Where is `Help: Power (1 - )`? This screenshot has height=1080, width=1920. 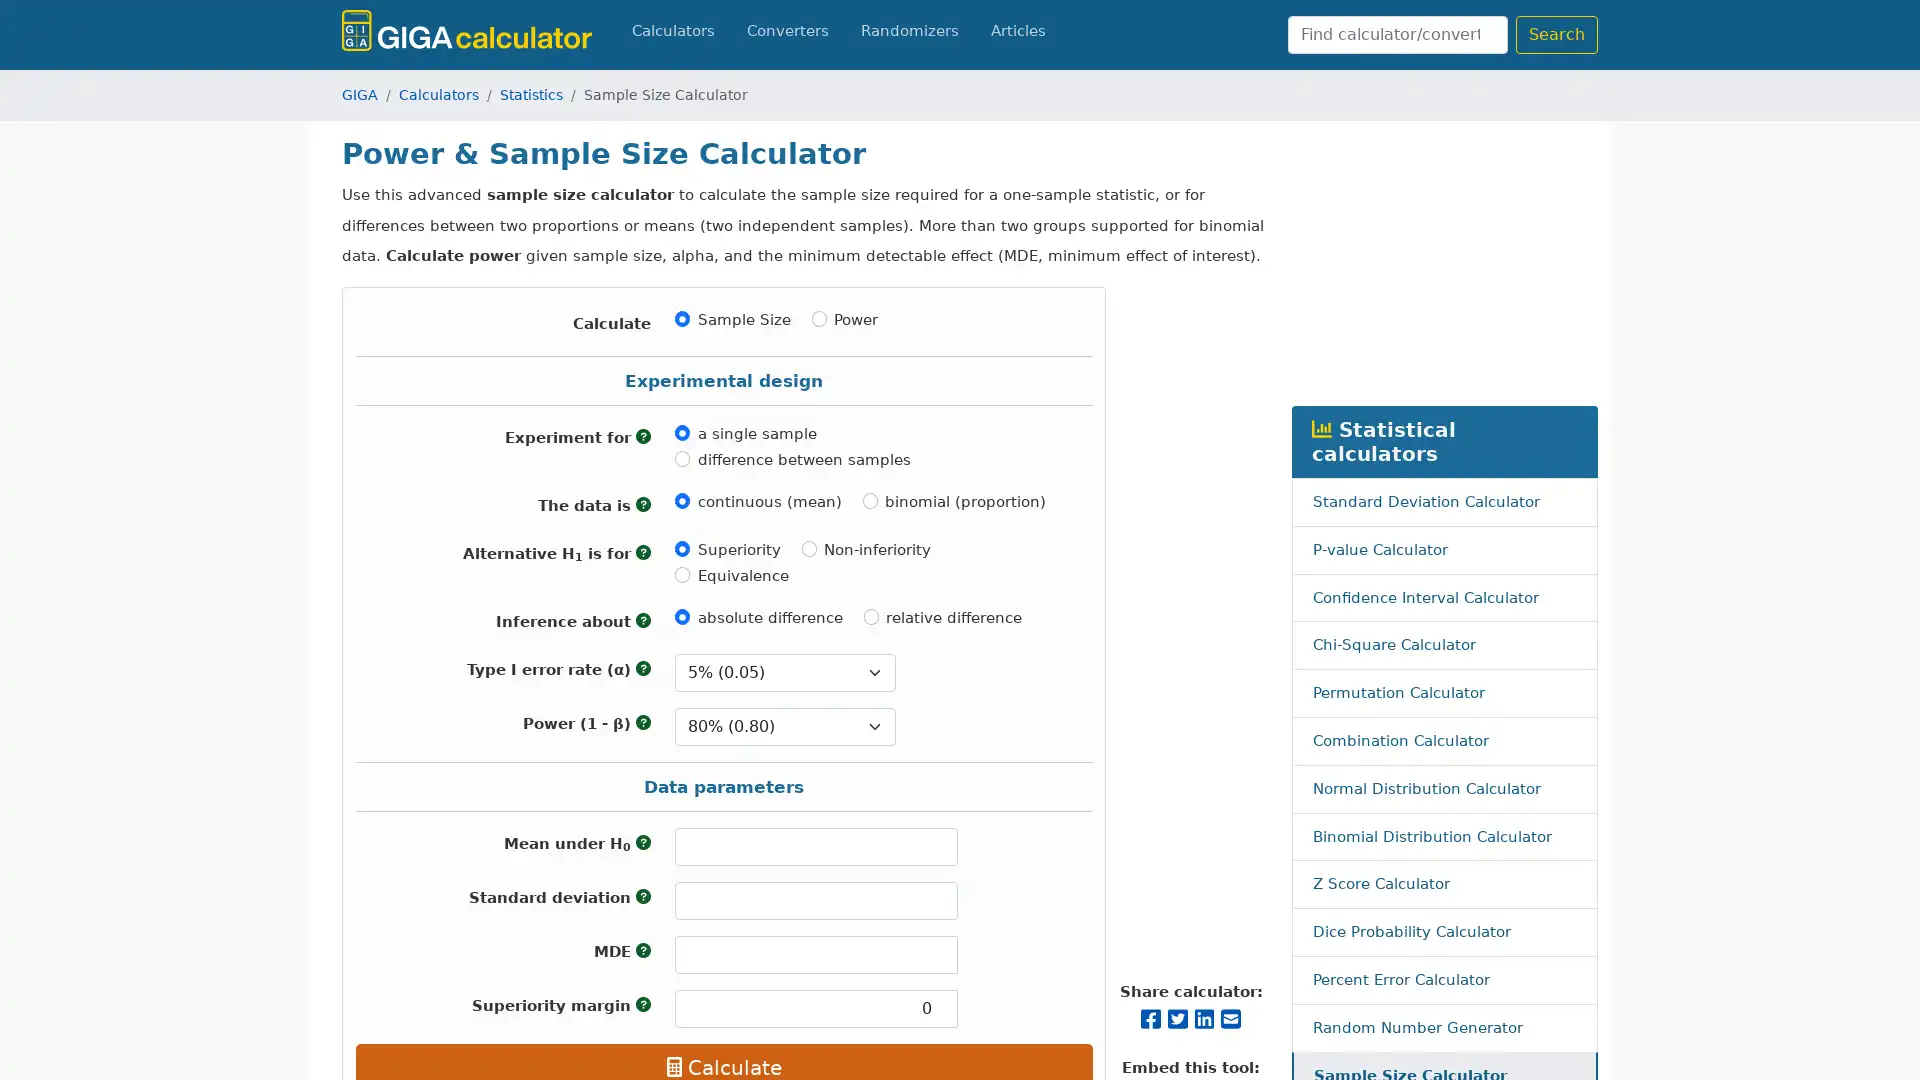 Help: Power (1 - ) is located at coordinates (642, 722).